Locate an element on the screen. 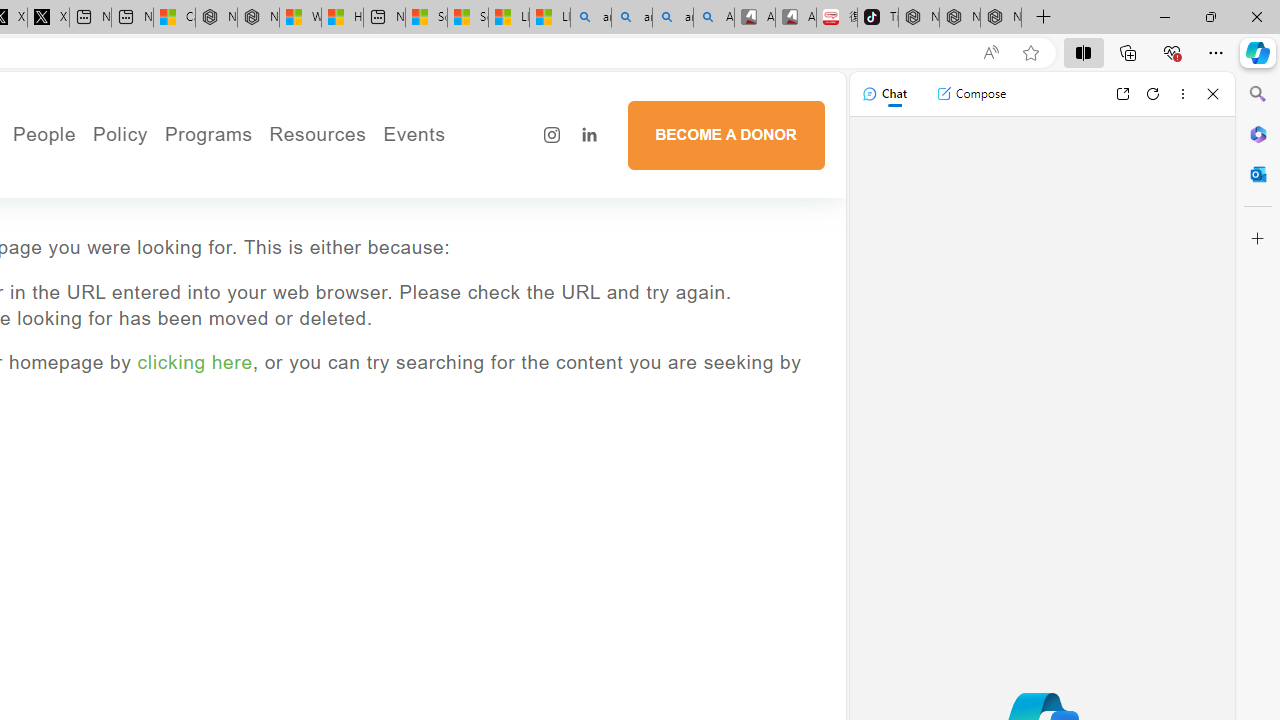  'Policy' is located at coordinates (119, 135).